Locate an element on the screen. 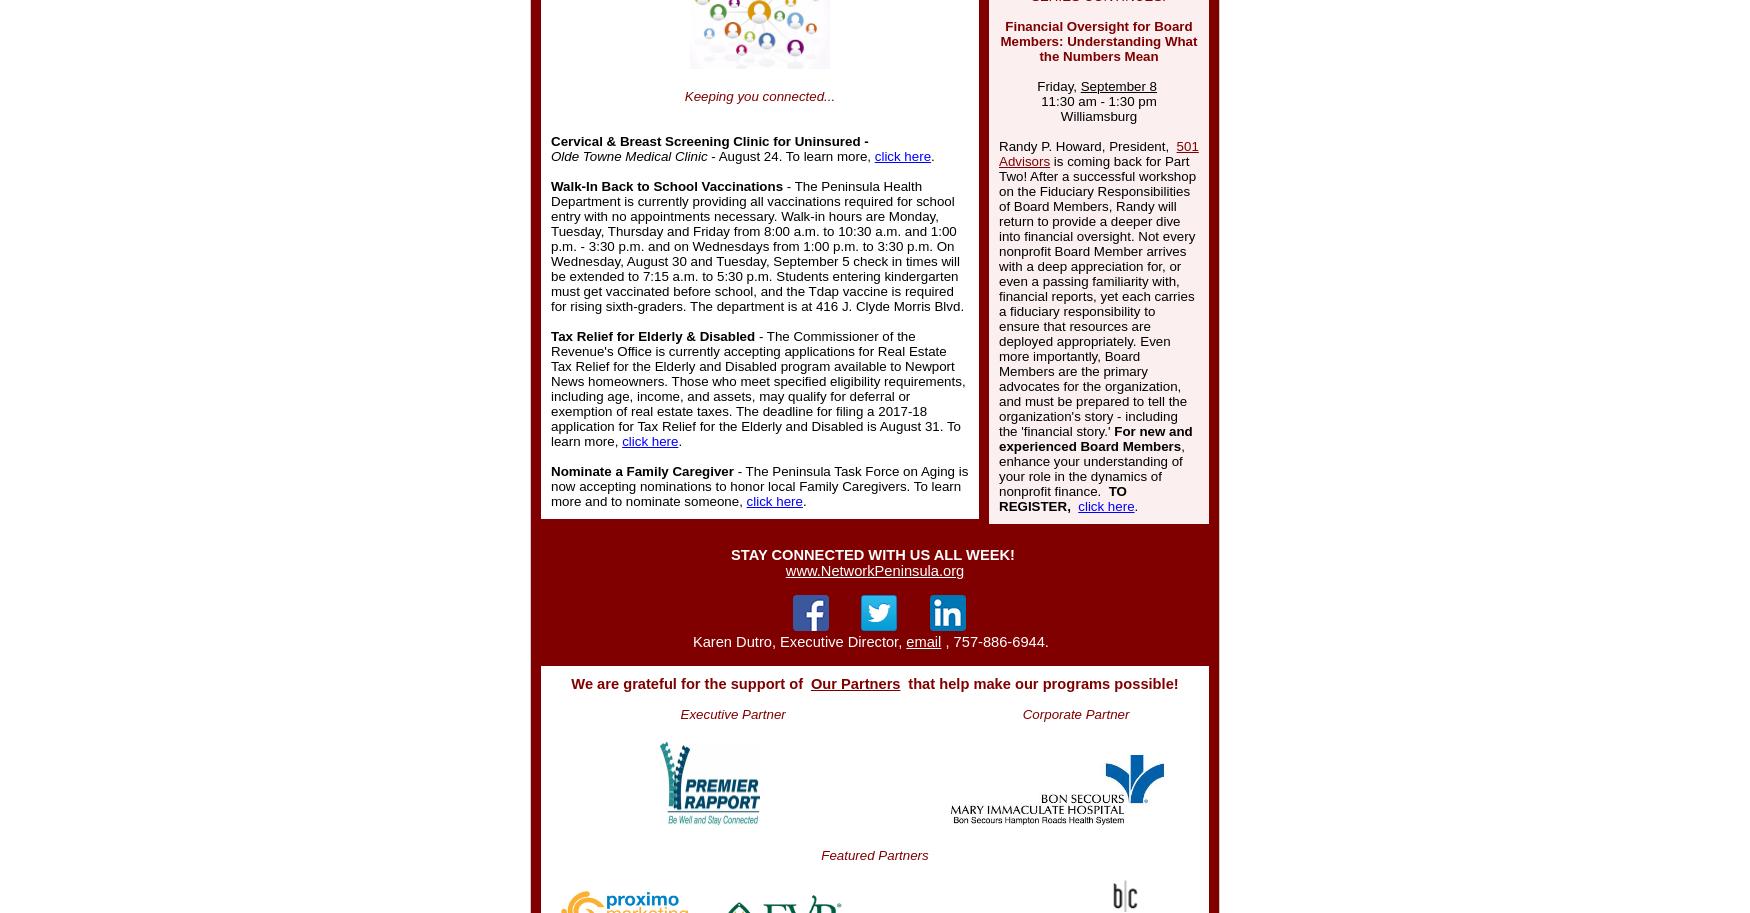 Image resolution: width=1750 pixels, height=913 pixels. 'Olde Towne Medical Clinic' is located at coordinates (627, 155).